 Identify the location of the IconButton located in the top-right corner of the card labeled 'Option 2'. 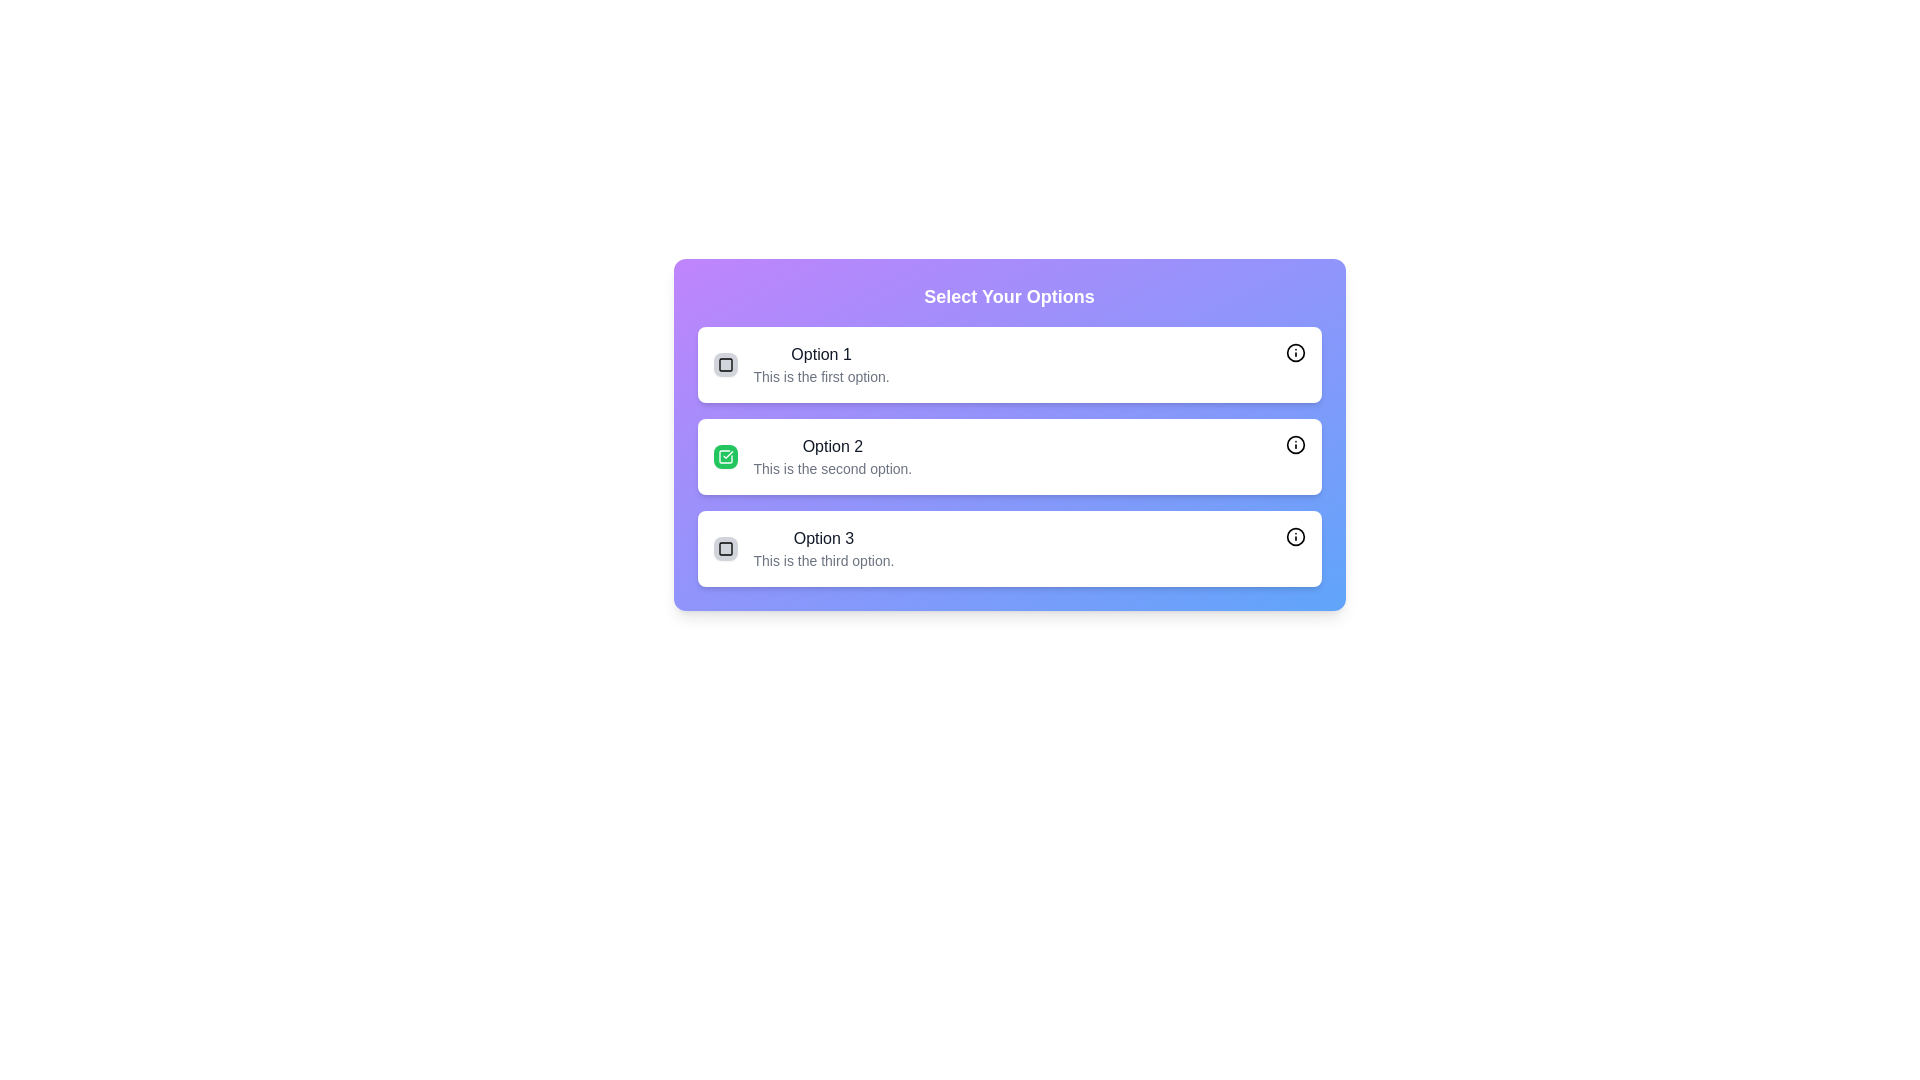
(1295, 443).